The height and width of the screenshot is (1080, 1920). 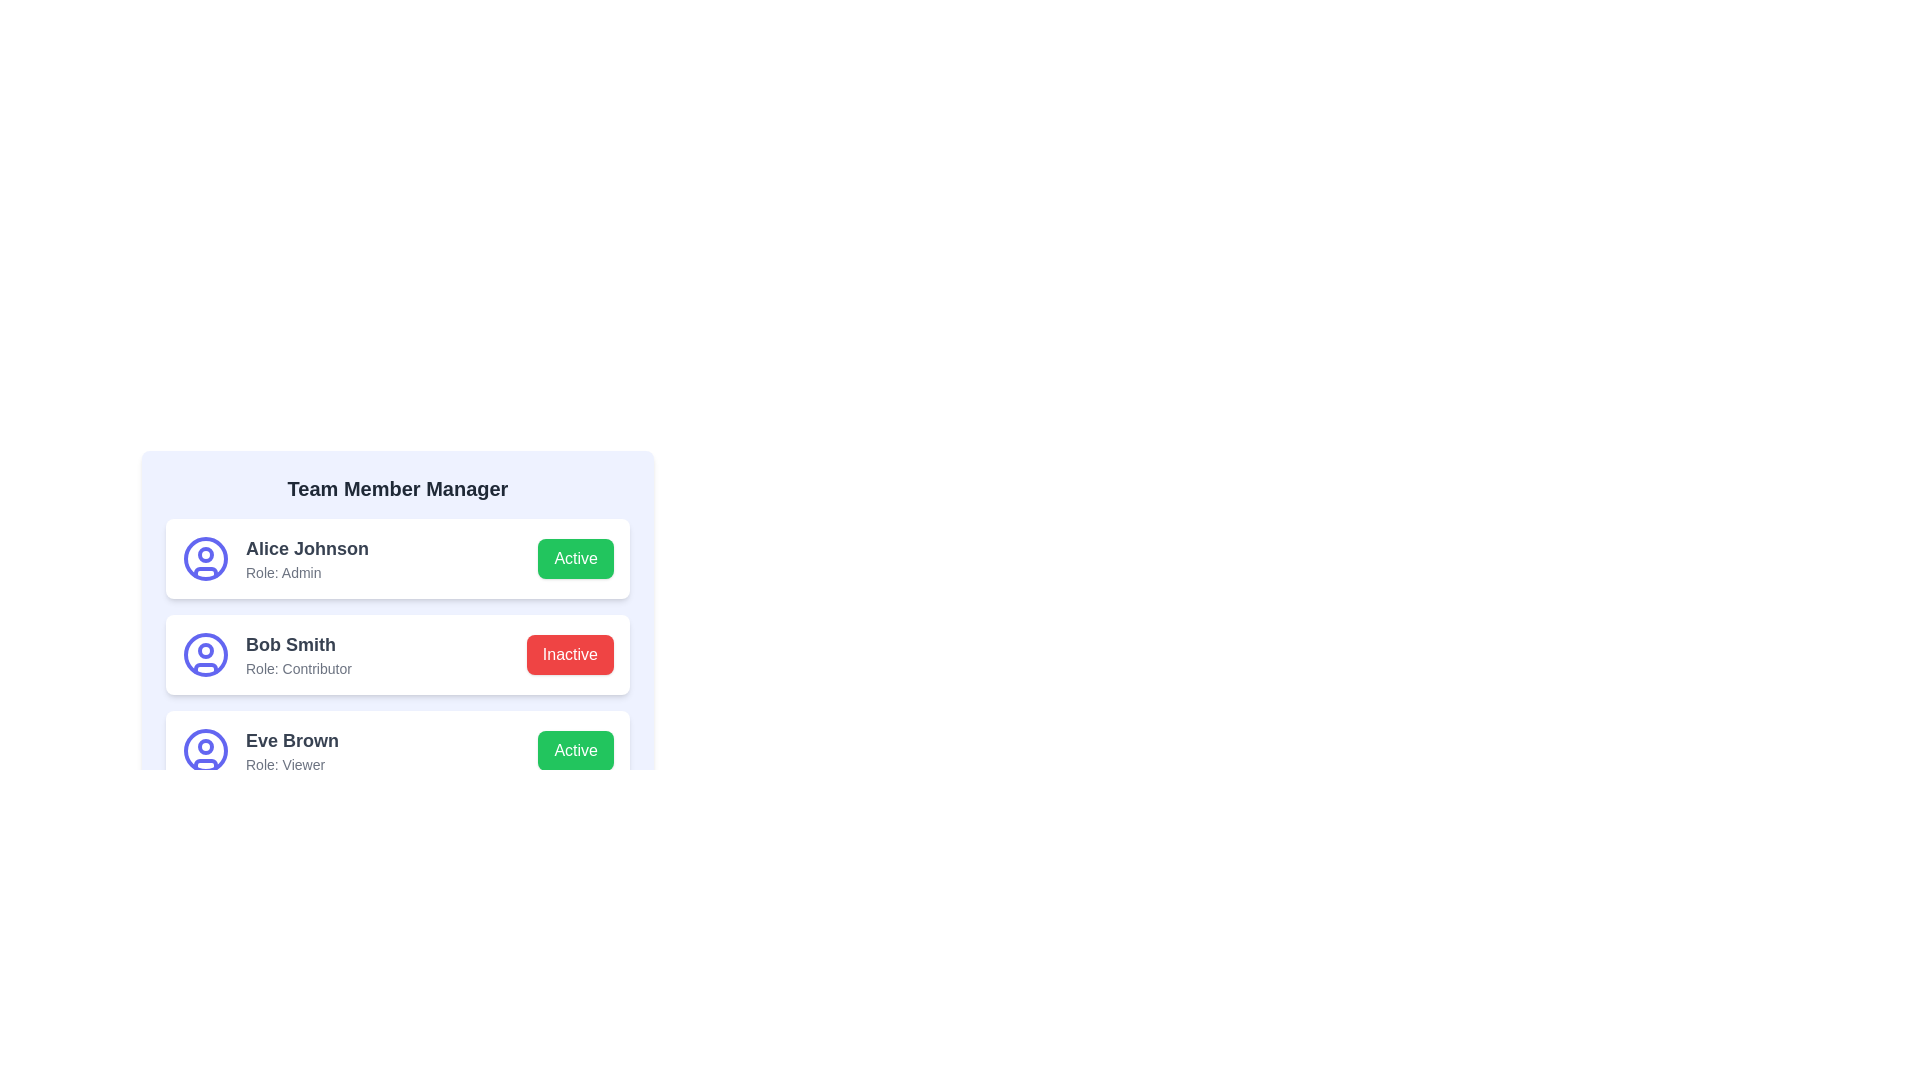 I want to click on the green button labeled 'Active', so click(x=575, y=751).